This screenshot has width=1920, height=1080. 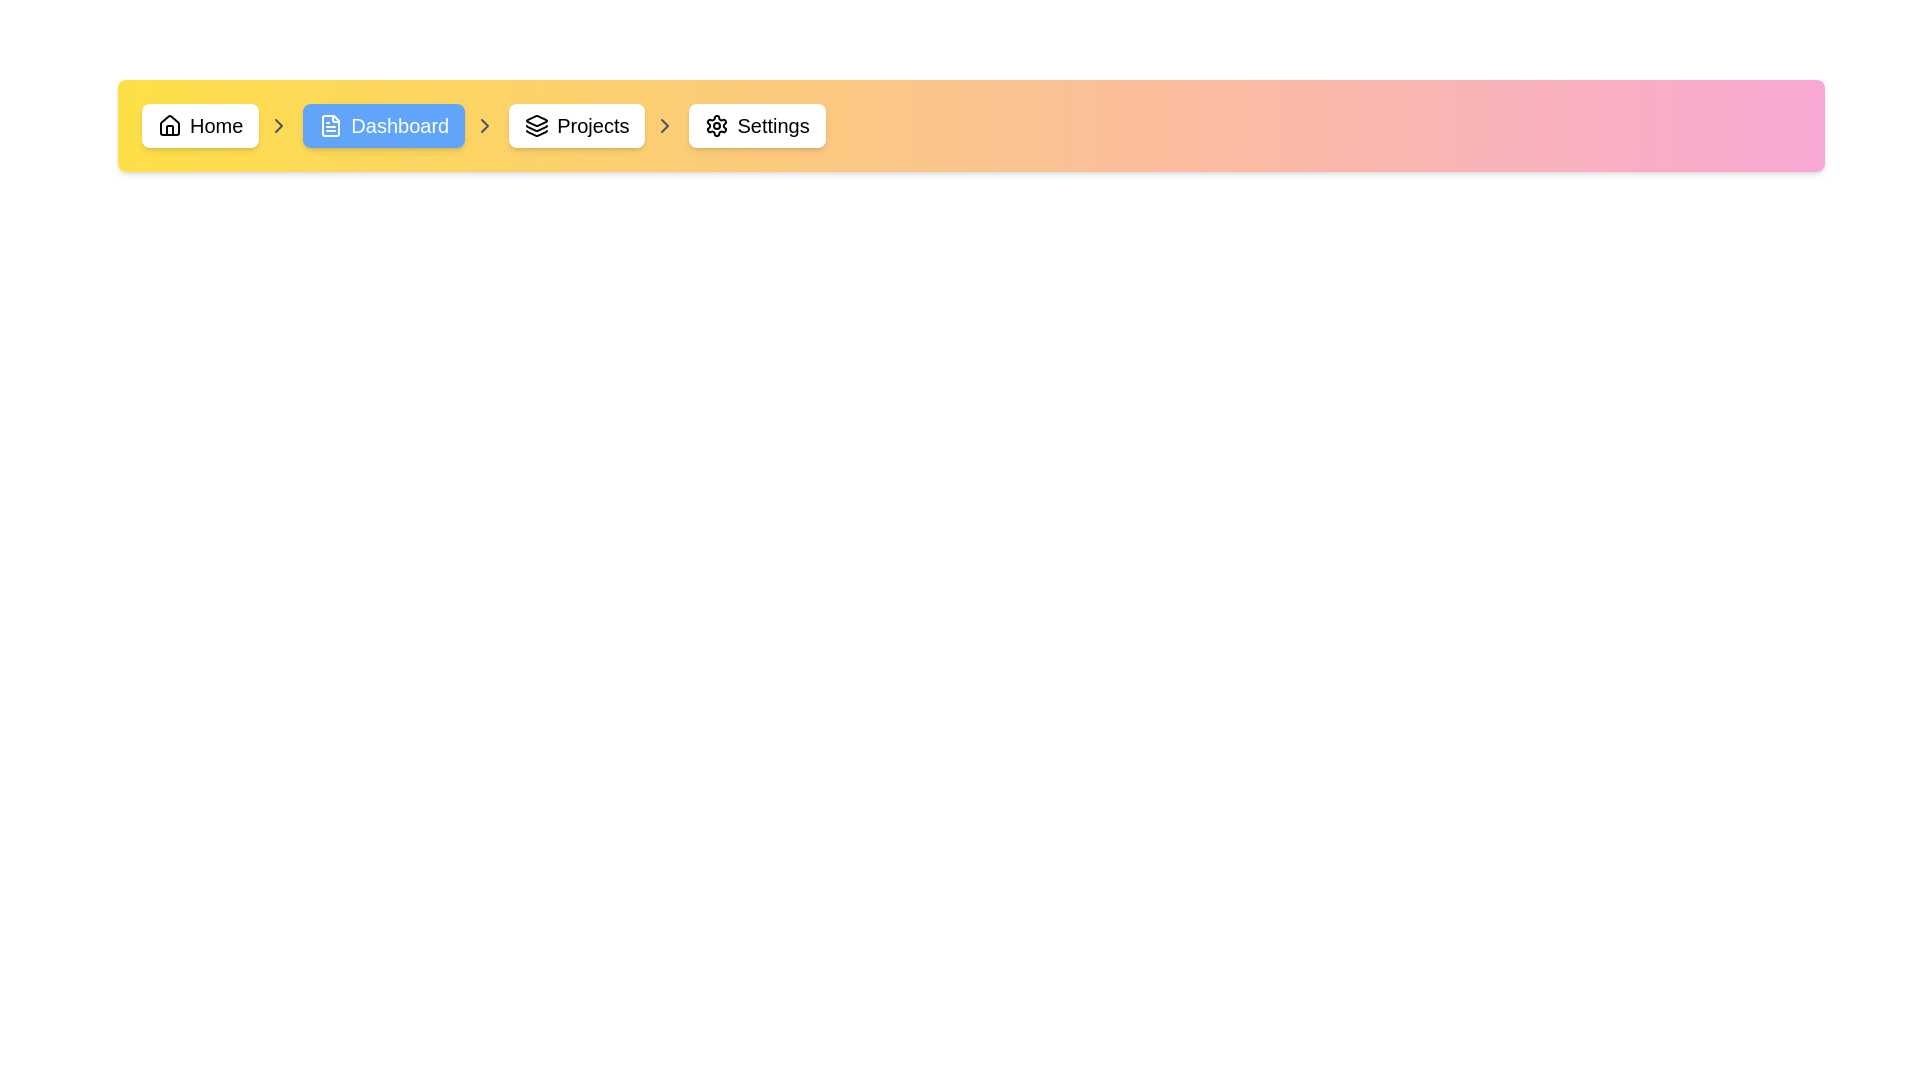 What do you see at coordinates (216, 126) in the screenshot?
I see `the 'Home' label which represents the navigation button for redirecting users to the homepage` at bounding box center [216, 126].